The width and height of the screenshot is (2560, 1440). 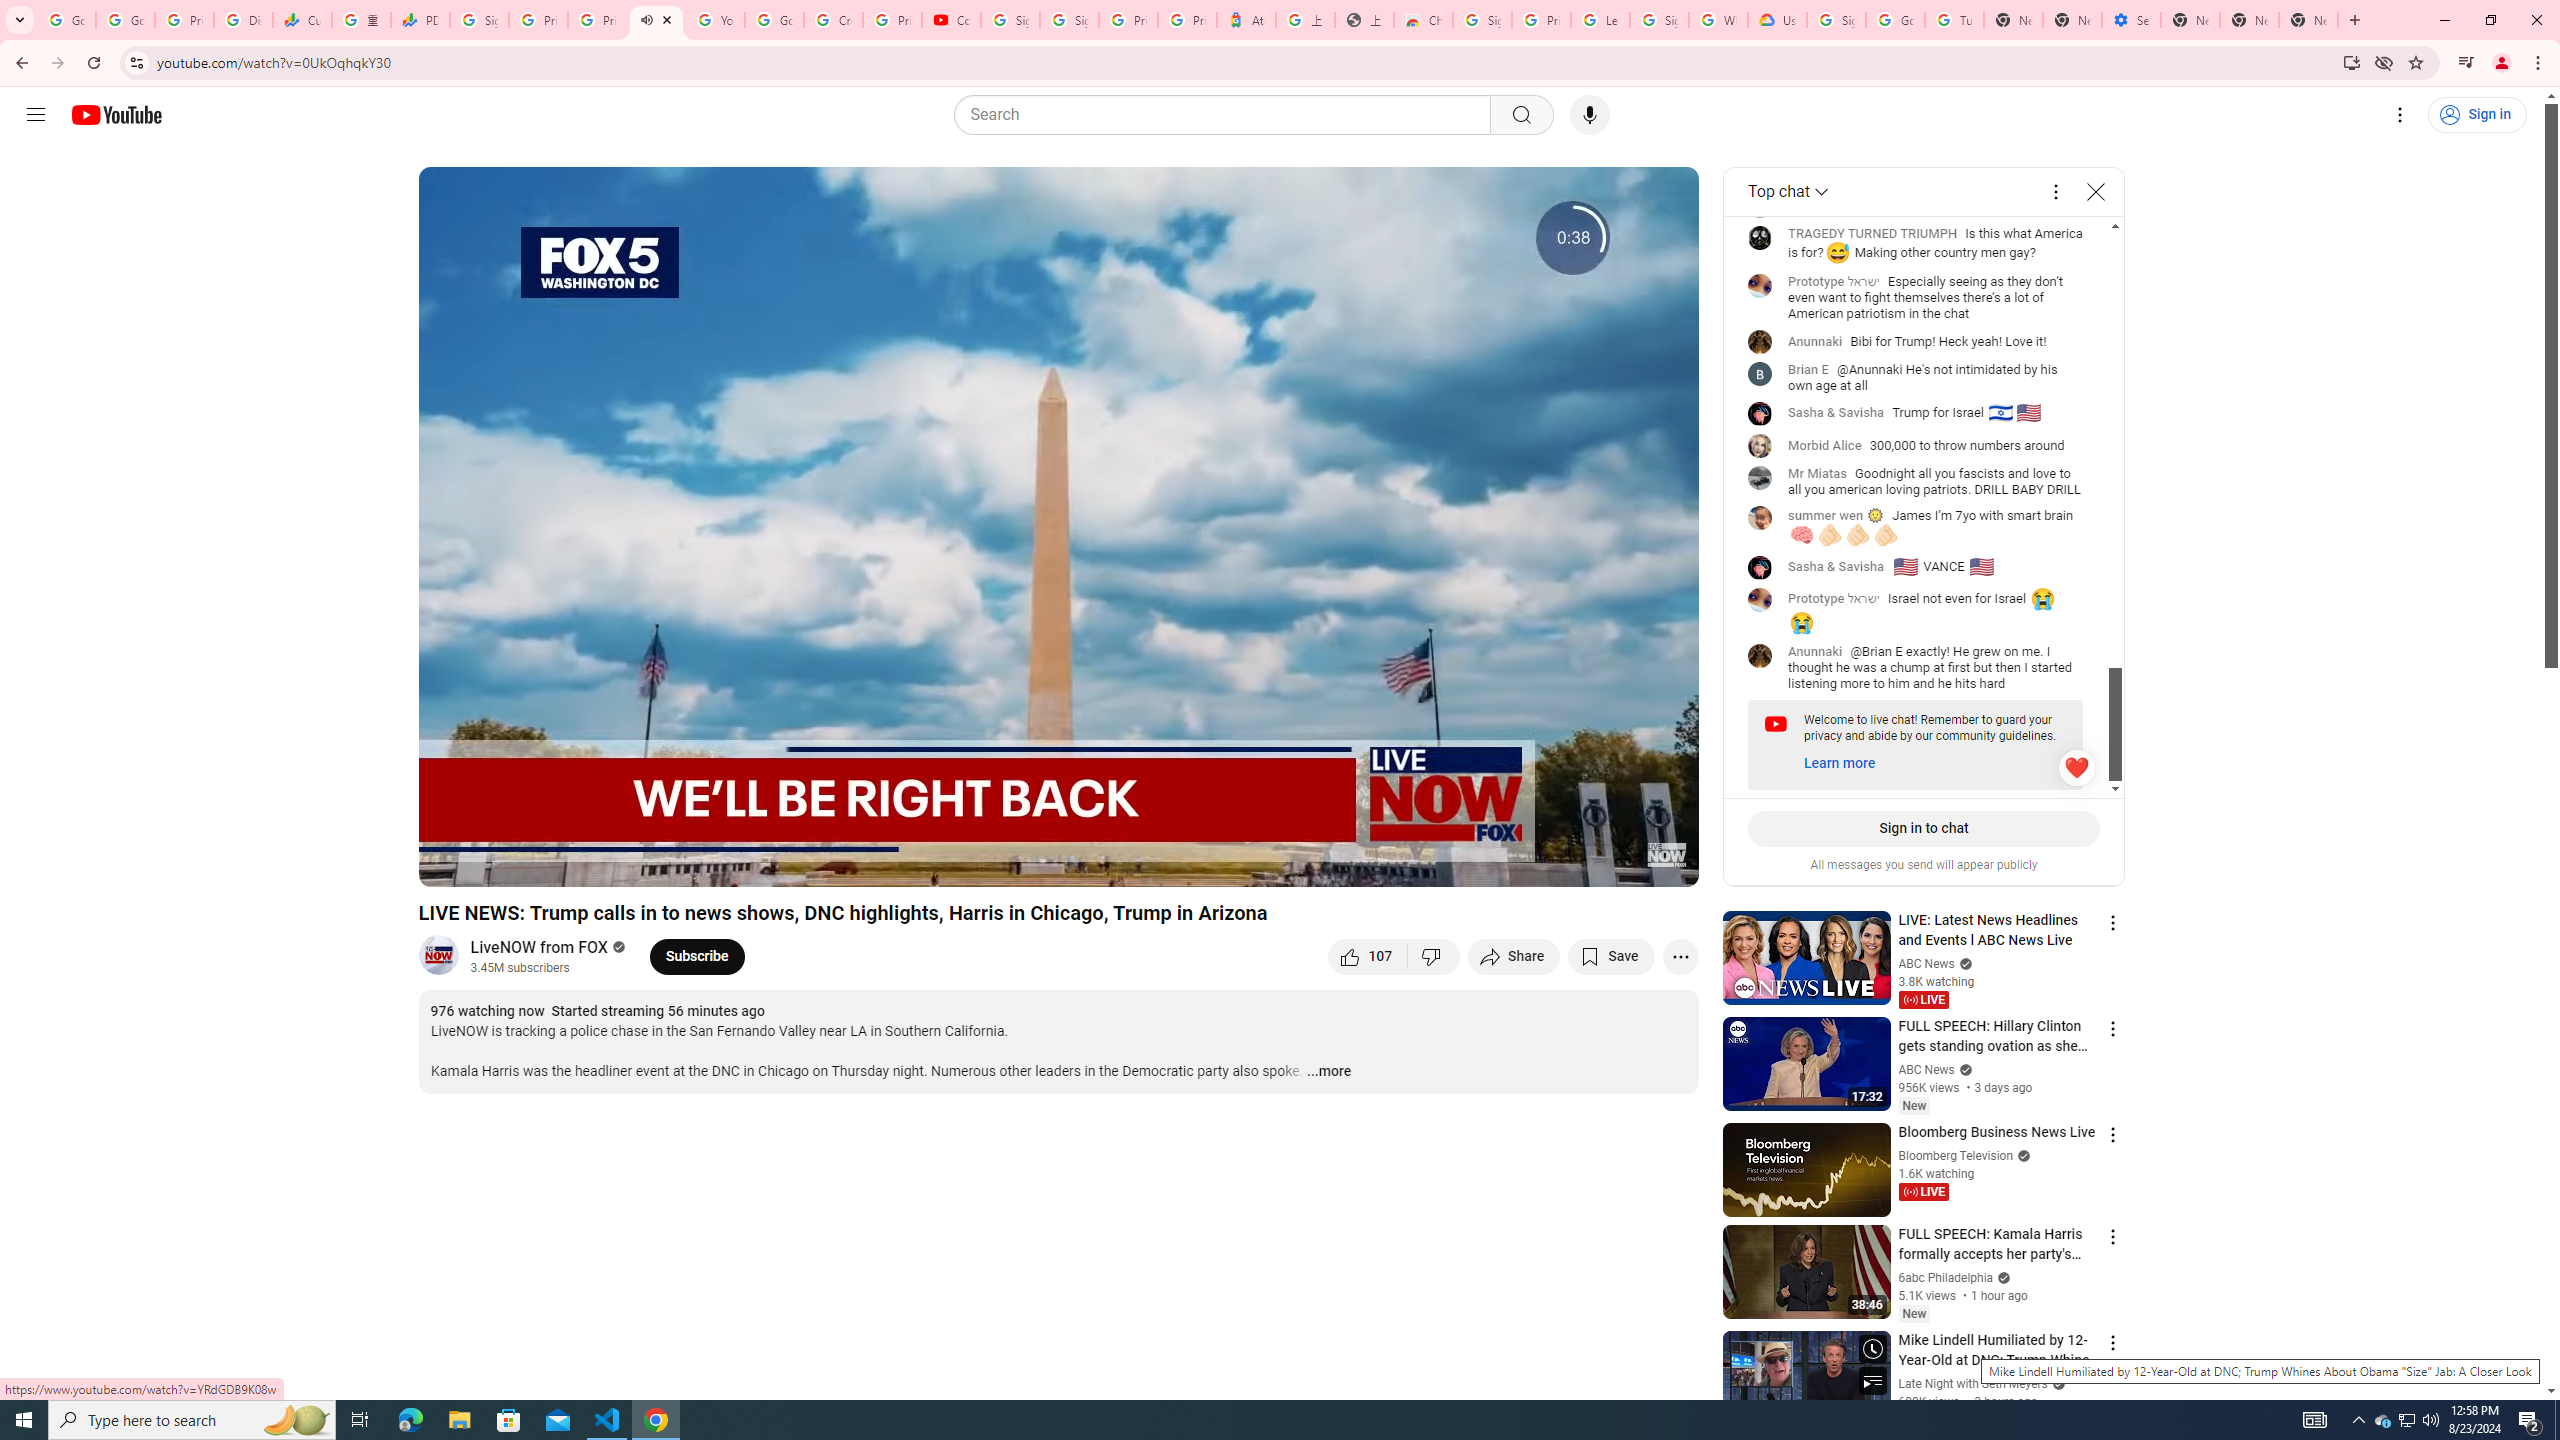 I want to click on 'More actions', so click(x=1679, y=955).